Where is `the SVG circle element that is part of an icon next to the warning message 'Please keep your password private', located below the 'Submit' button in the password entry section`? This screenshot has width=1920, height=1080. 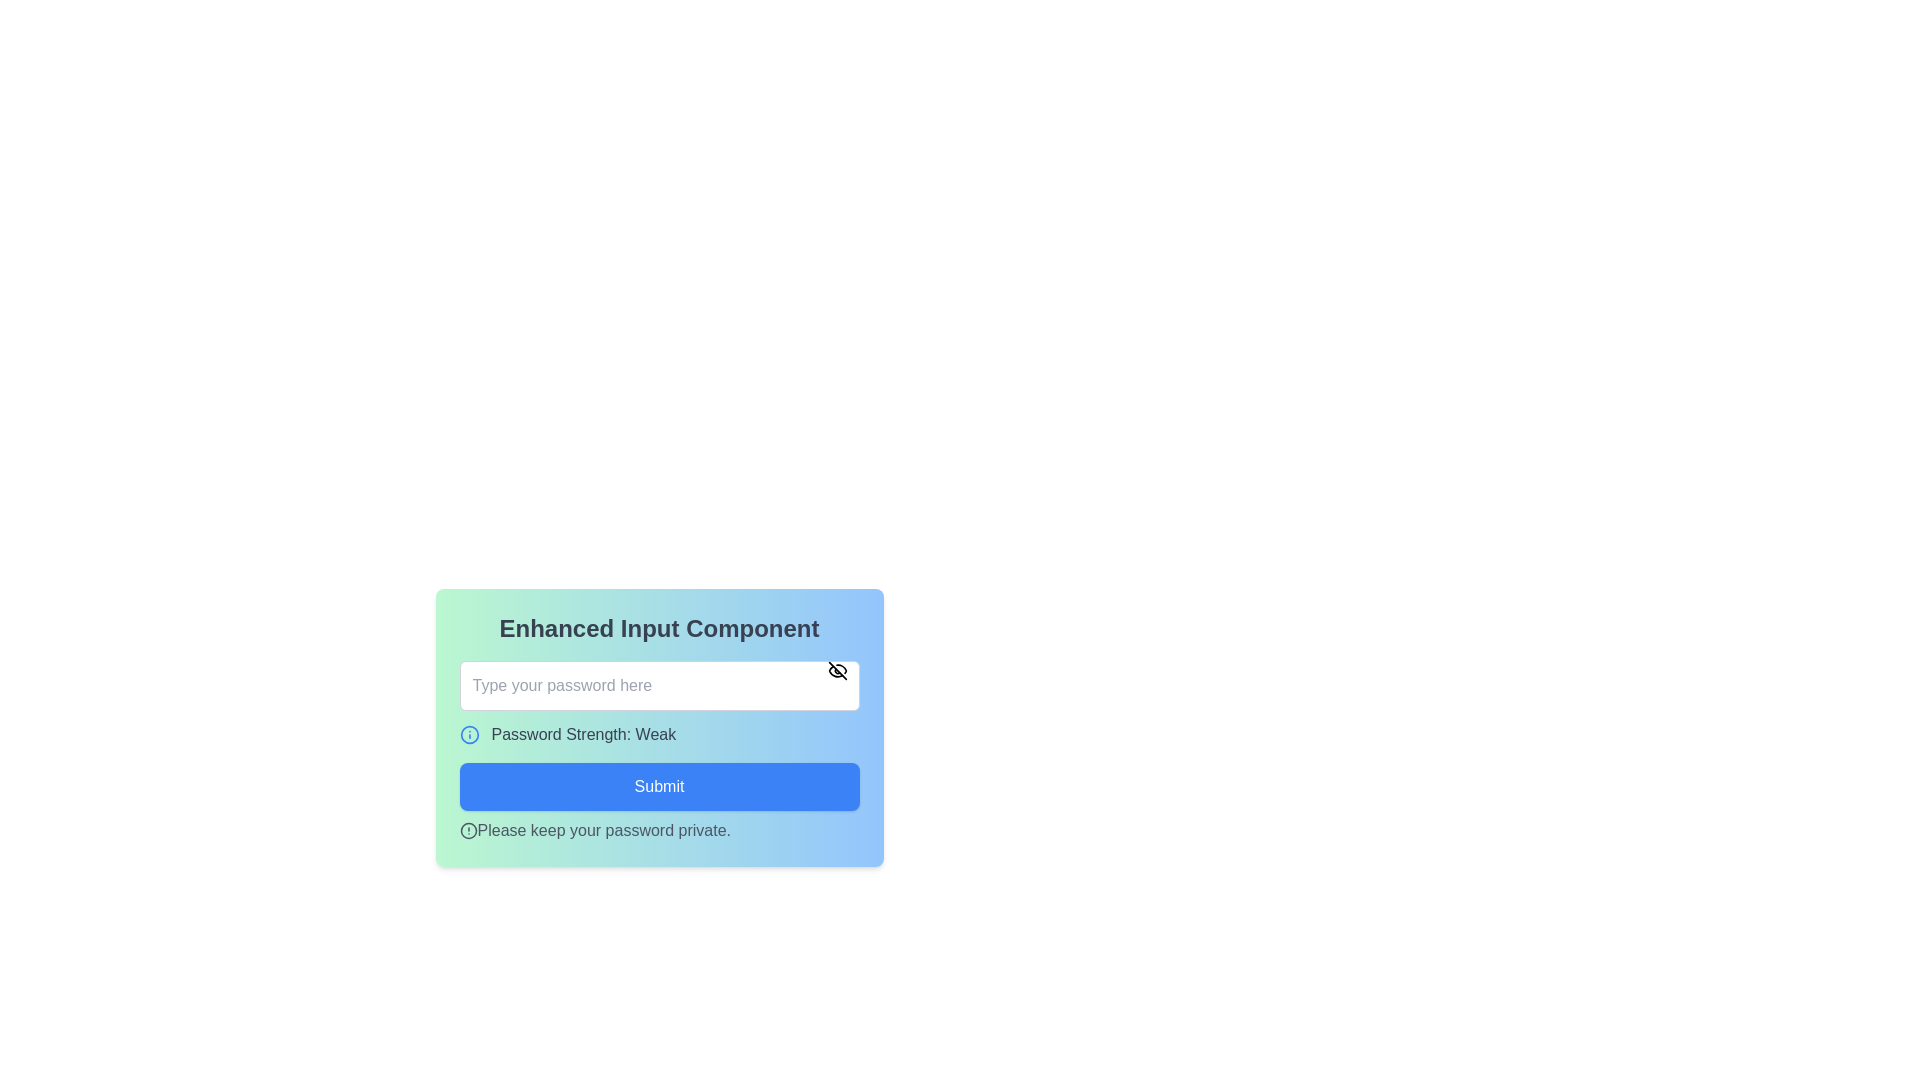 the SVG circle element that is part of an icon next to the warning message 'Please keep your password private', located below the 'Submit' button in the password entry section is located at coordinates (467, 830).